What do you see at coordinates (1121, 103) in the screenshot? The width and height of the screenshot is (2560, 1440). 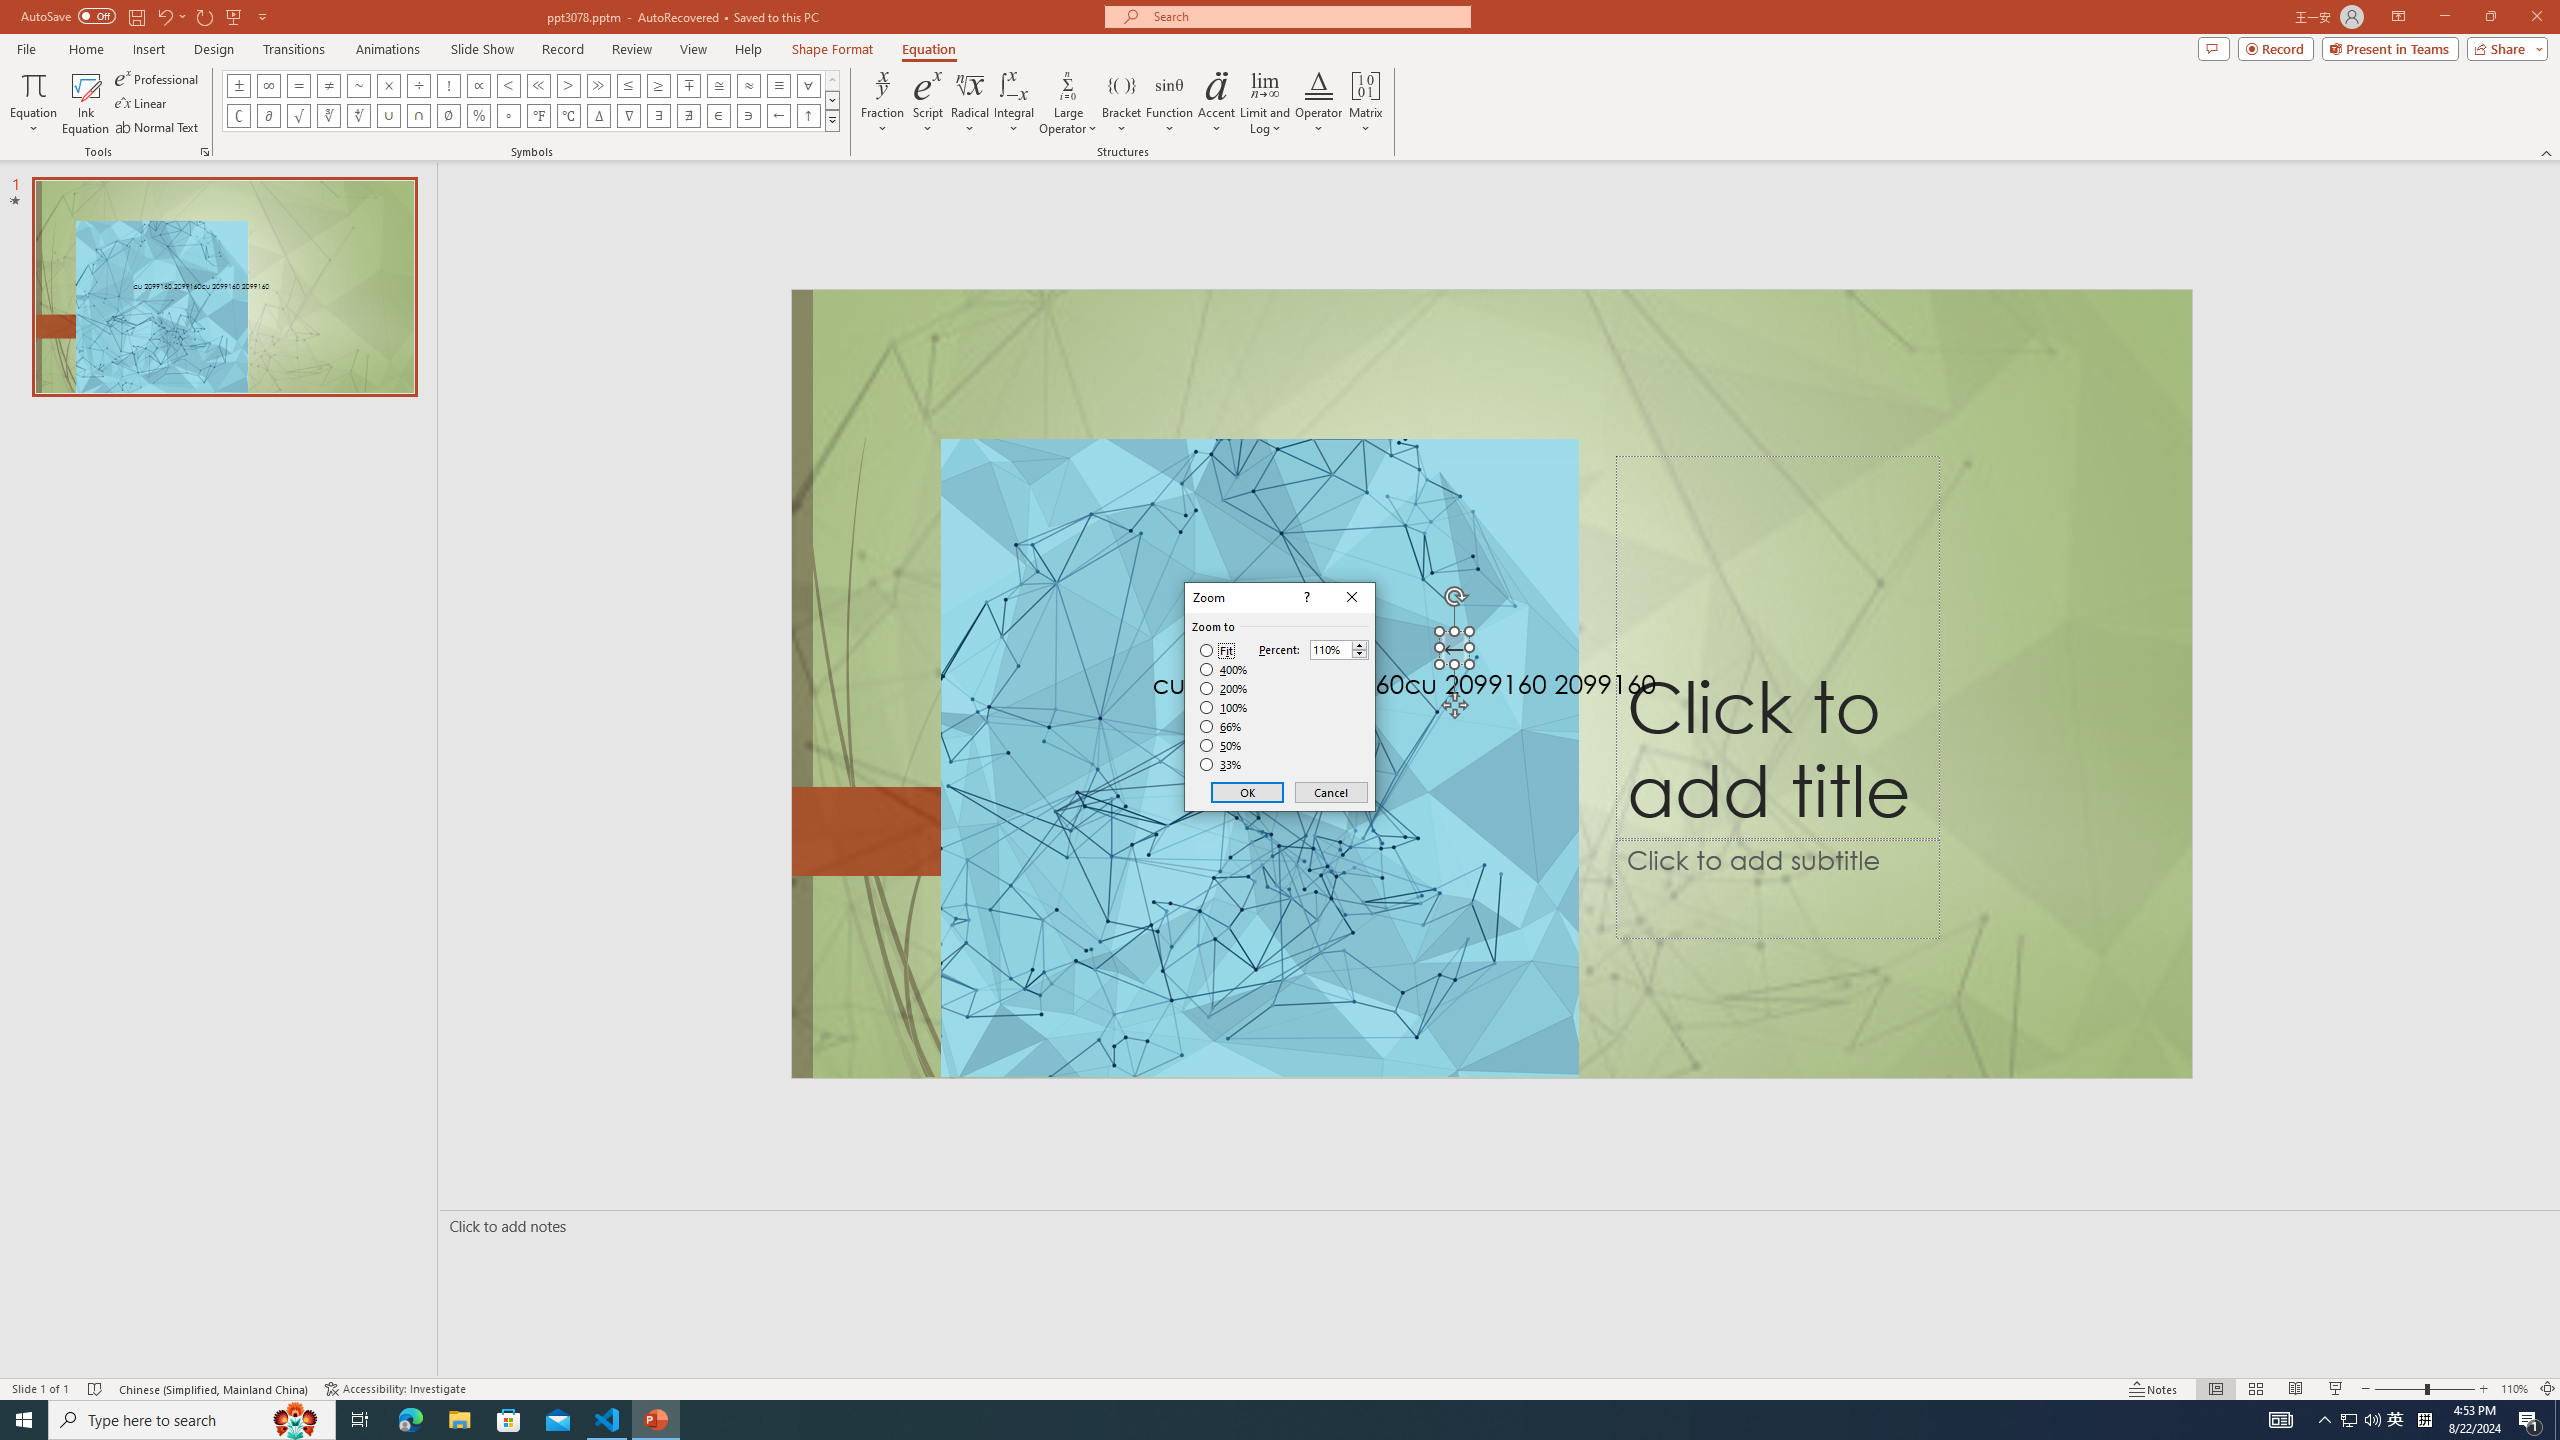 I see `'Bracket'` at bounding box center [1121, 103].